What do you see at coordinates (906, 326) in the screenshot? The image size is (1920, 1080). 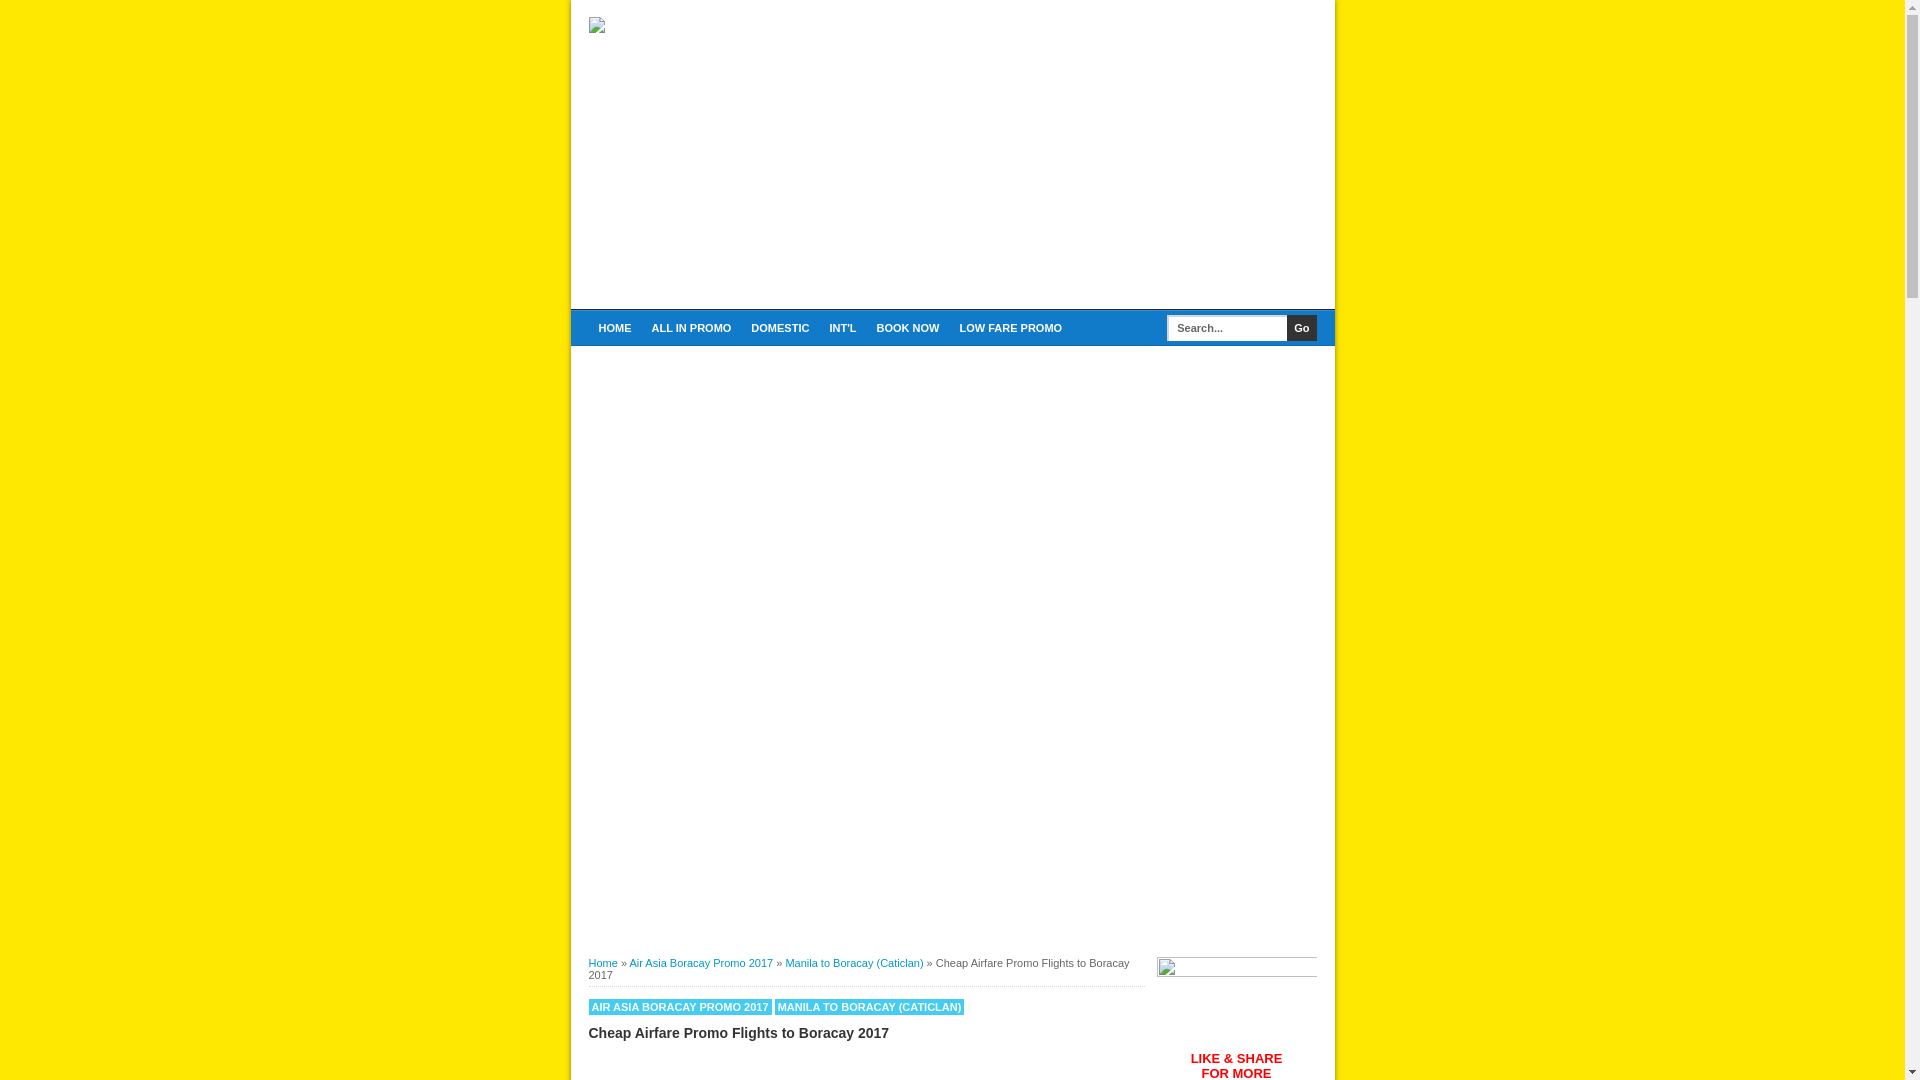 I see `'BOOK NOW'` at bounding box center [906, 326].